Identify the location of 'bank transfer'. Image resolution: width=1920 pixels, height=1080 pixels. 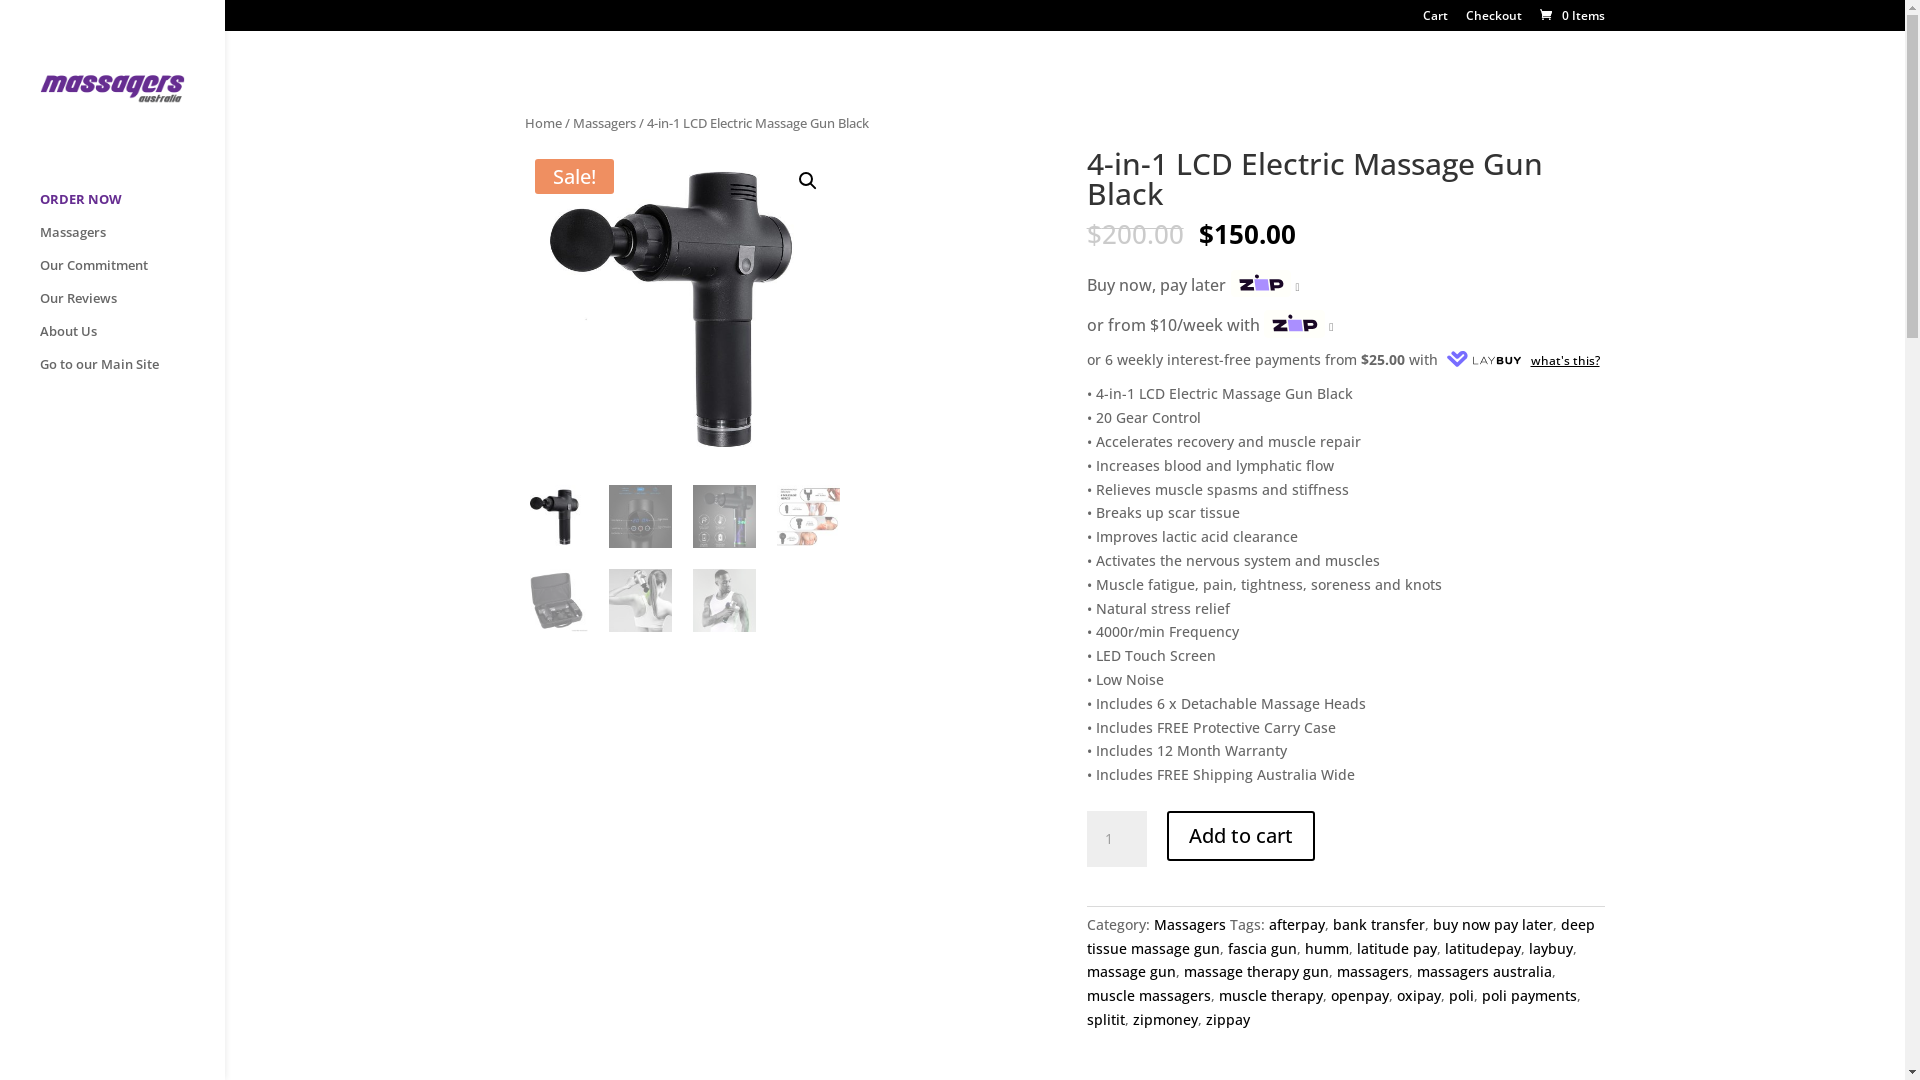
(1377, 924).